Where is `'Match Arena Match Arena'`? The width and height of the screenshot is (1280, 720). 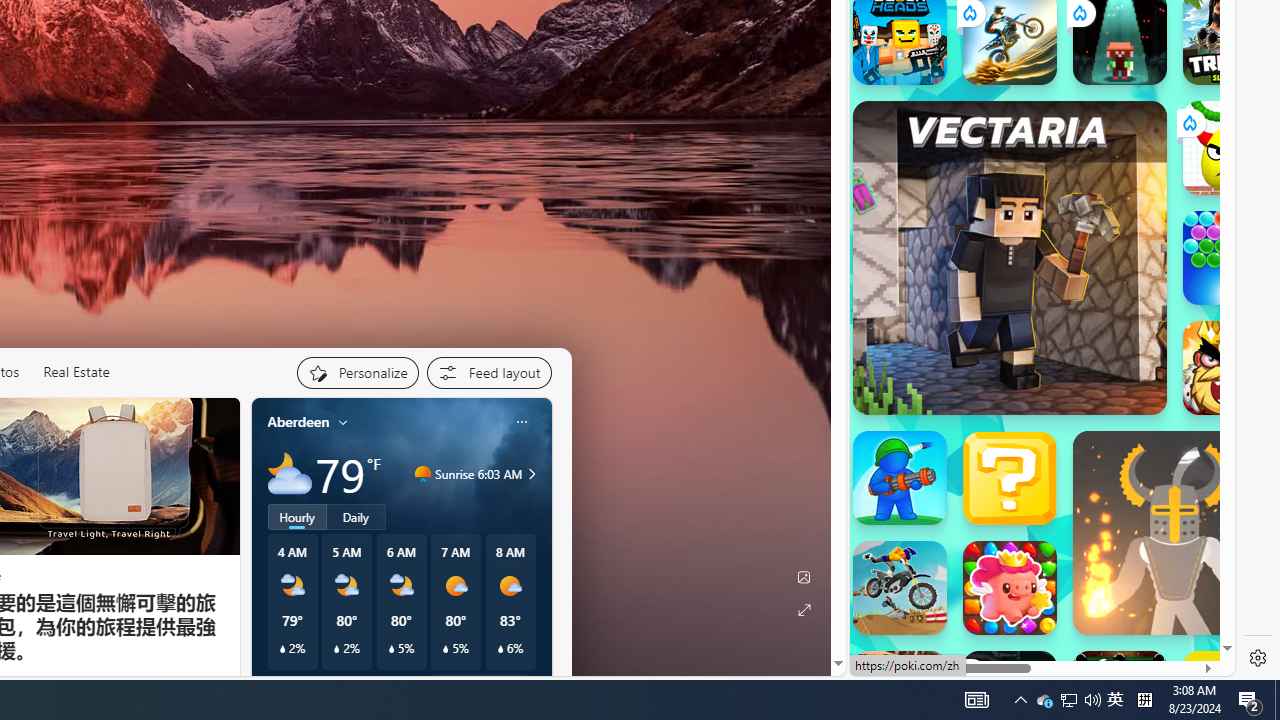
'Match Arena Match Arena' is located at coordinates (1009, 586).